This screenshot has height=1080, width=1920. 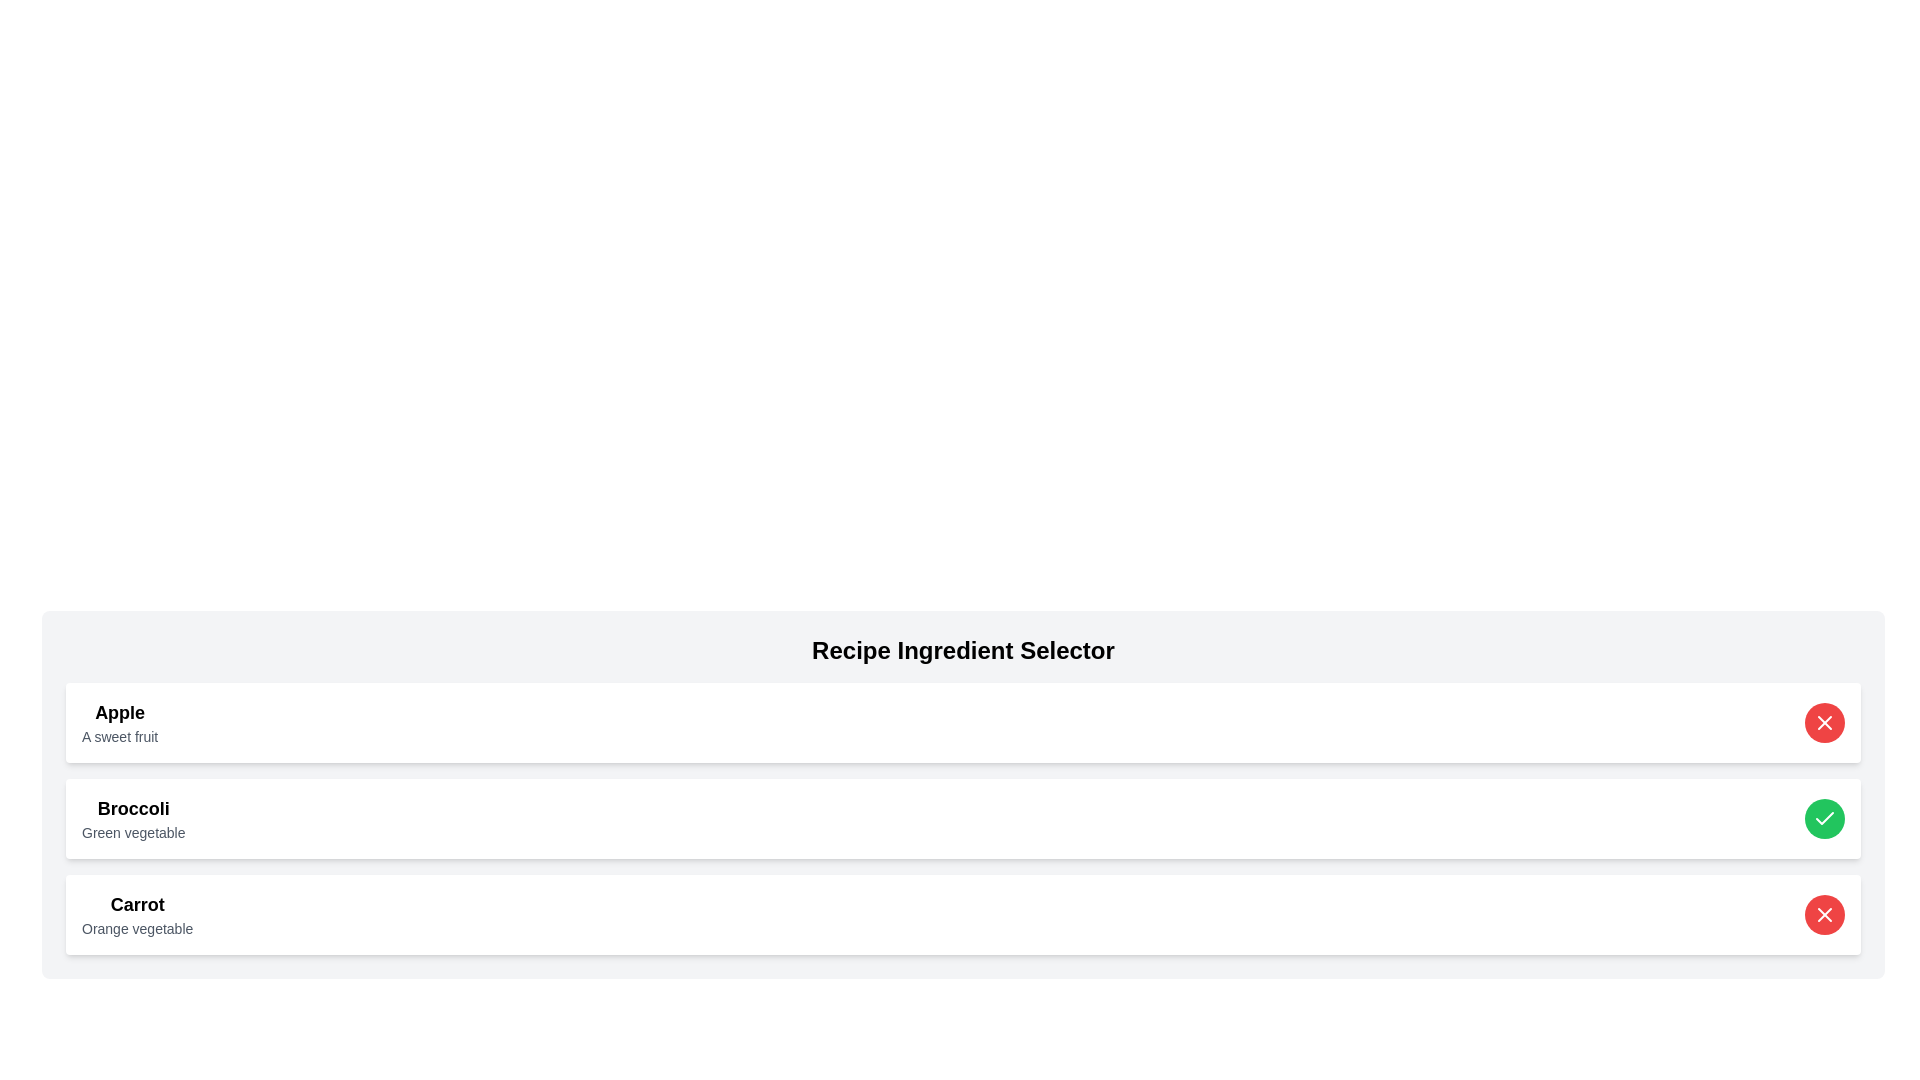 What do you see at coordinates (136, 905) in the screenshot?
I see `the header text element that identifies the card topic as 'Carrot', which is positioned at the top of the card in the vertical list` at bounding box center [136, 905].